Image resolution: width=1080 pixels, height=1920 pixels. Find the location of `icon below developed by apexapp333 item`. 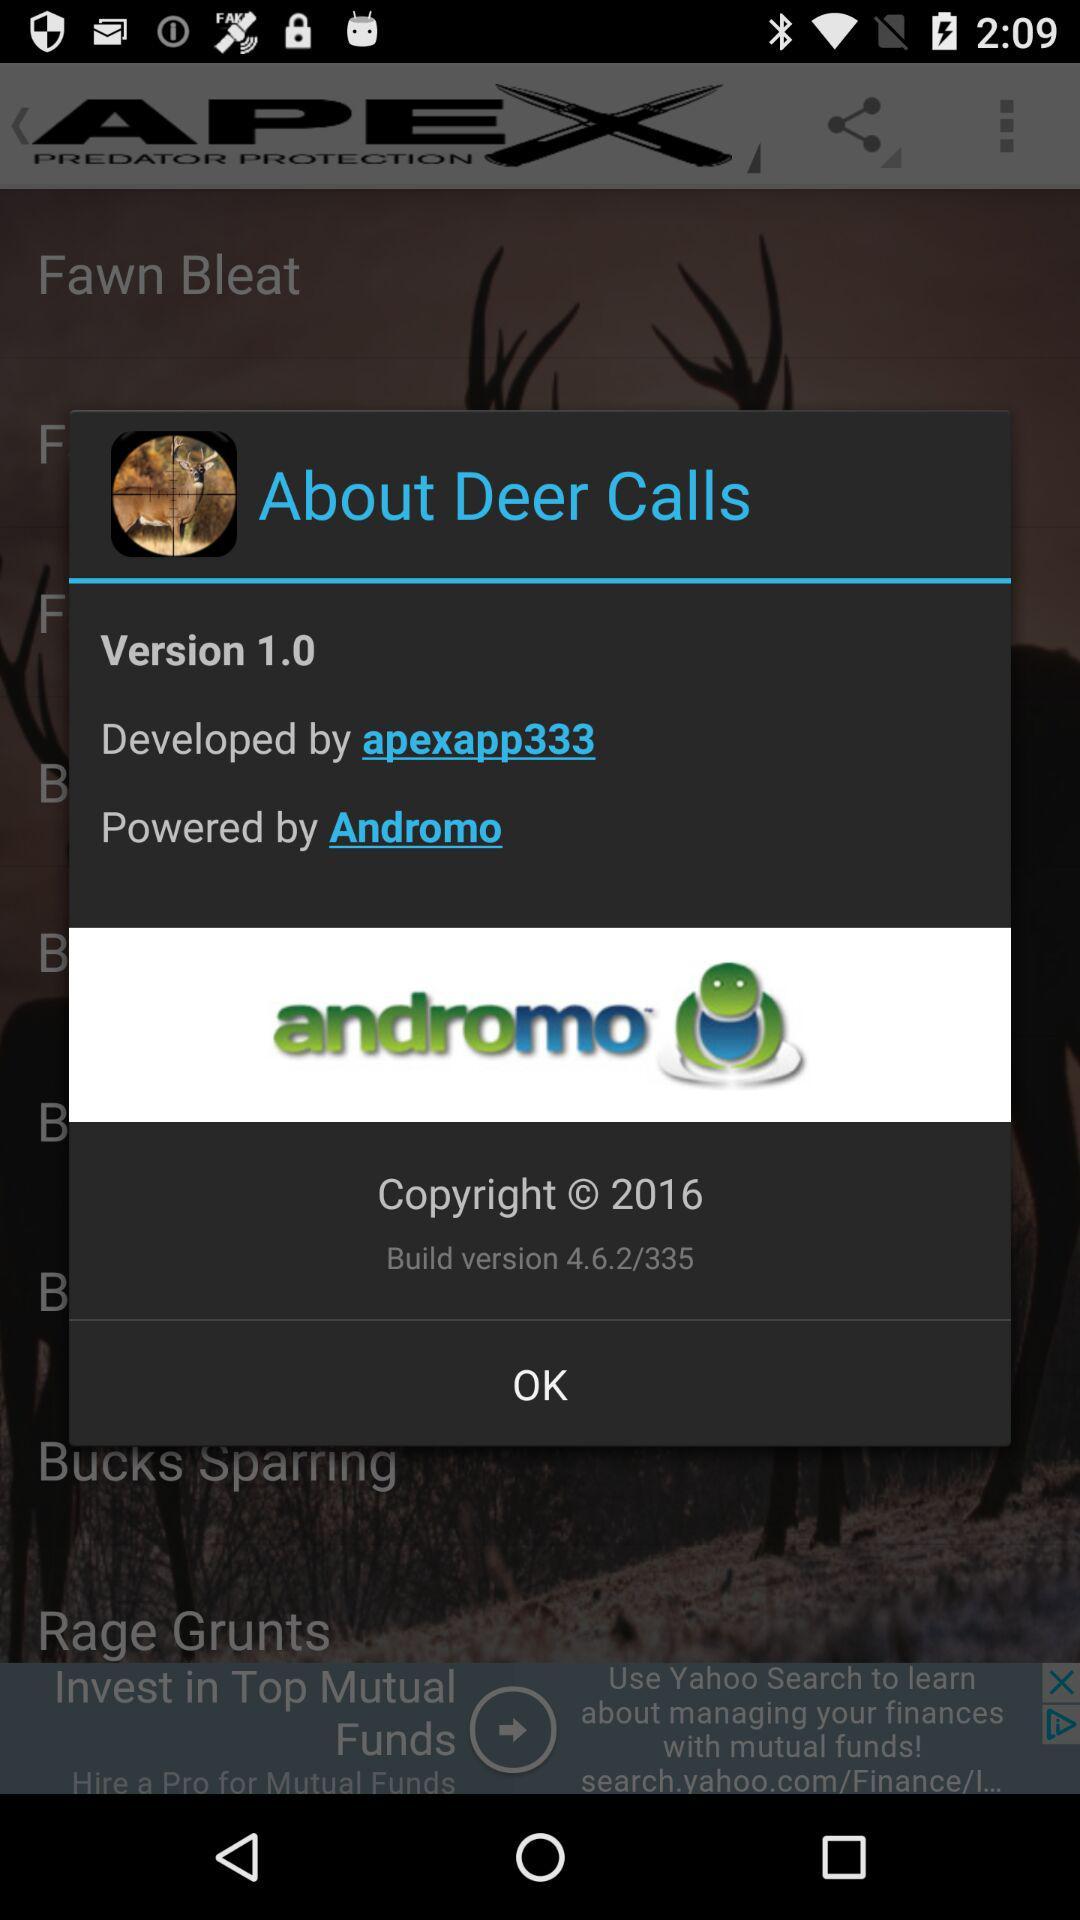

icon below developed by apexapp333 item is located at coordinates (540, 841).